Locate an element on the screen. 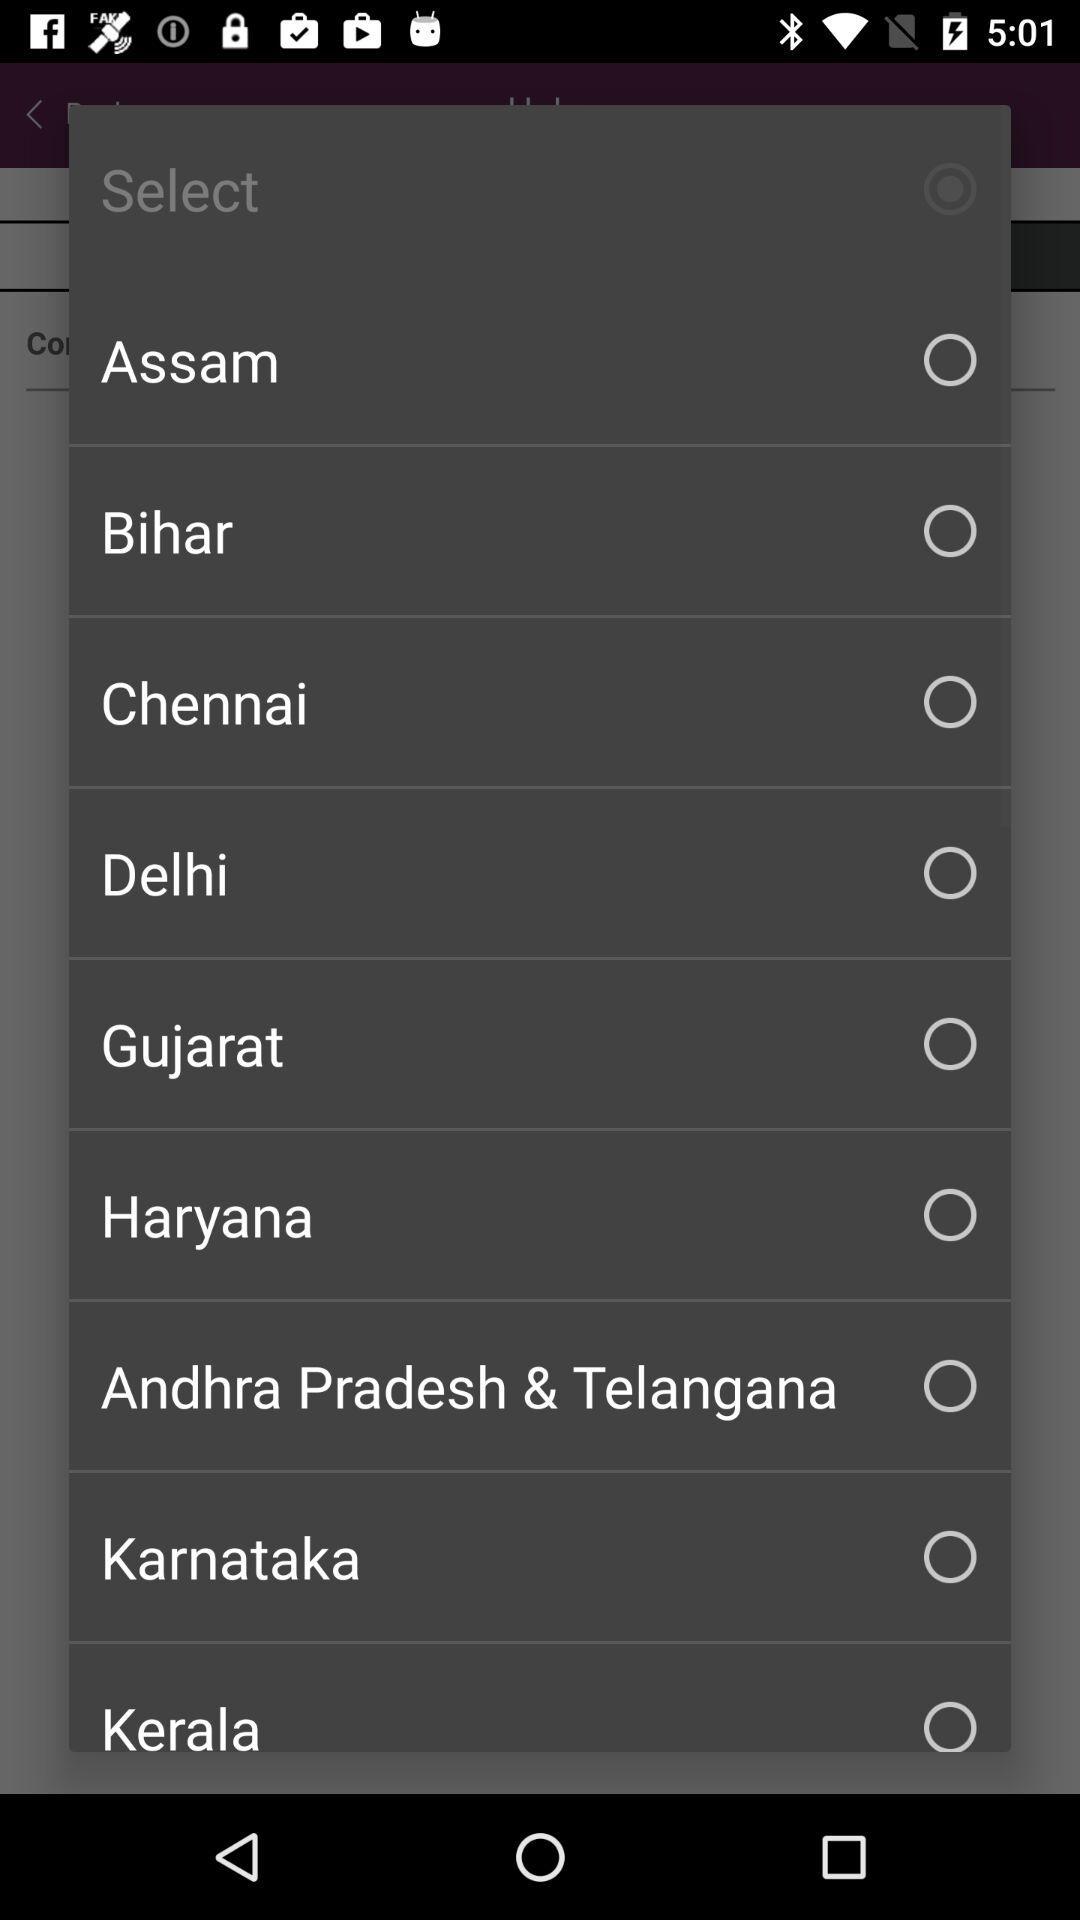 Image resolution: width=1080 pixels, height=1920 pixels. the icon below the select is located at coordinates (540, 360).